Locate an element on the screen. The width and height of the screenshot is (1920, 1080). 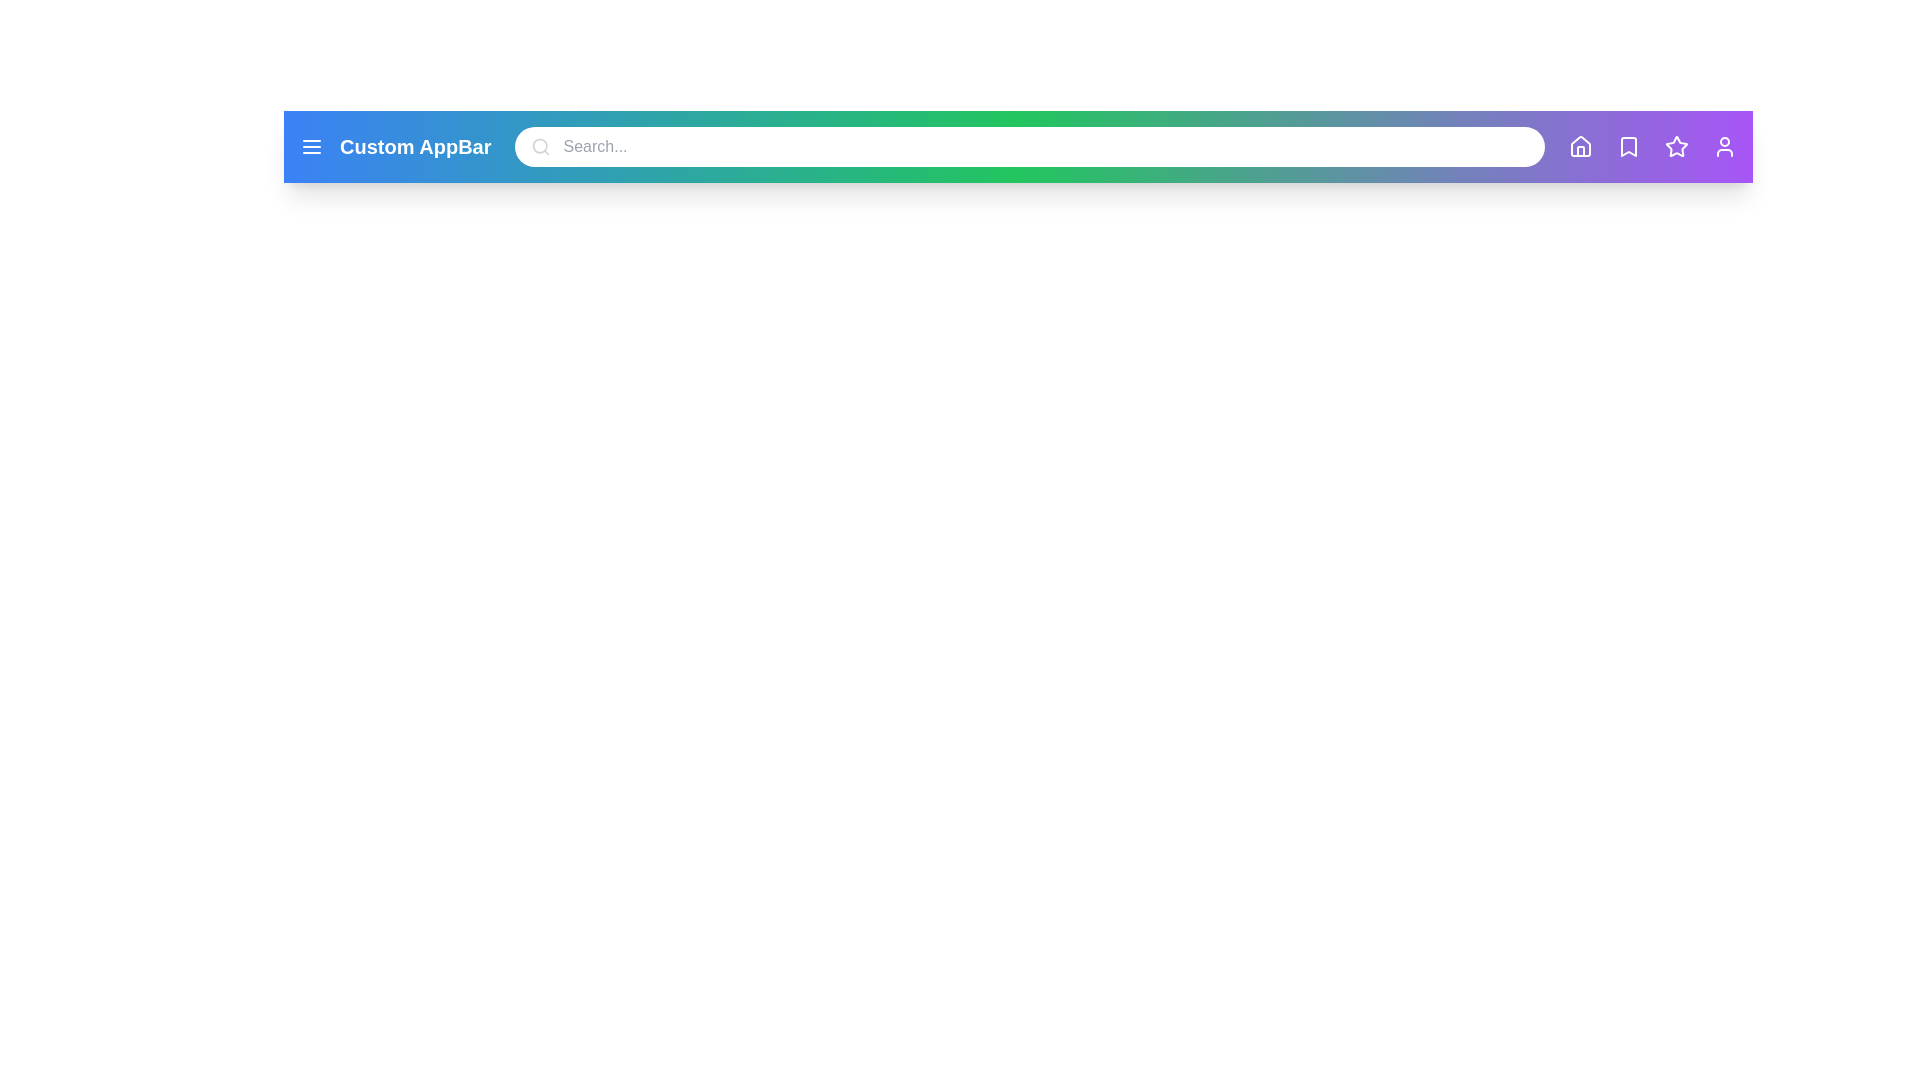
the search bar and type the query 'example query' is located at coordinates (1030, 145).